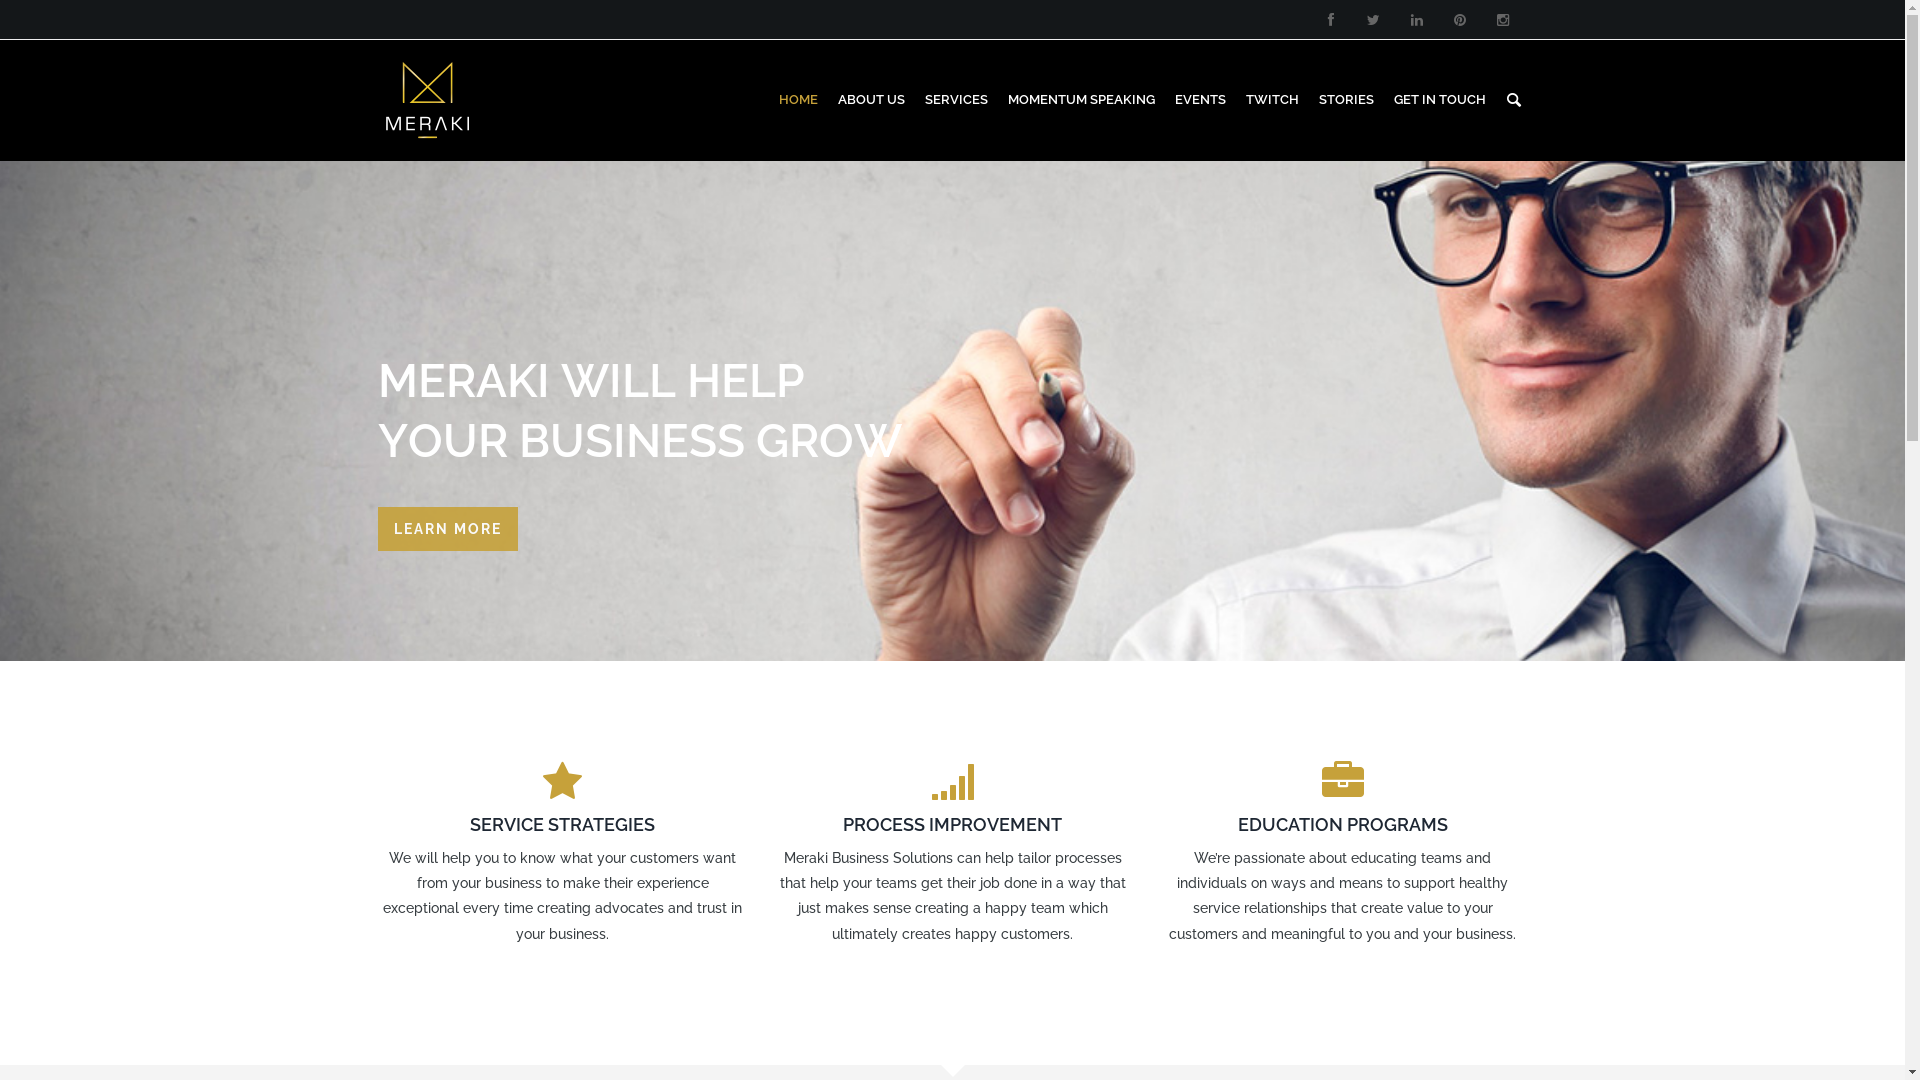 This screenshot has height=1080, width=1920. What do you see at coordinates (796, 100) in the screenshot?
I see `'HOME'` at bounding box center [796, 100].